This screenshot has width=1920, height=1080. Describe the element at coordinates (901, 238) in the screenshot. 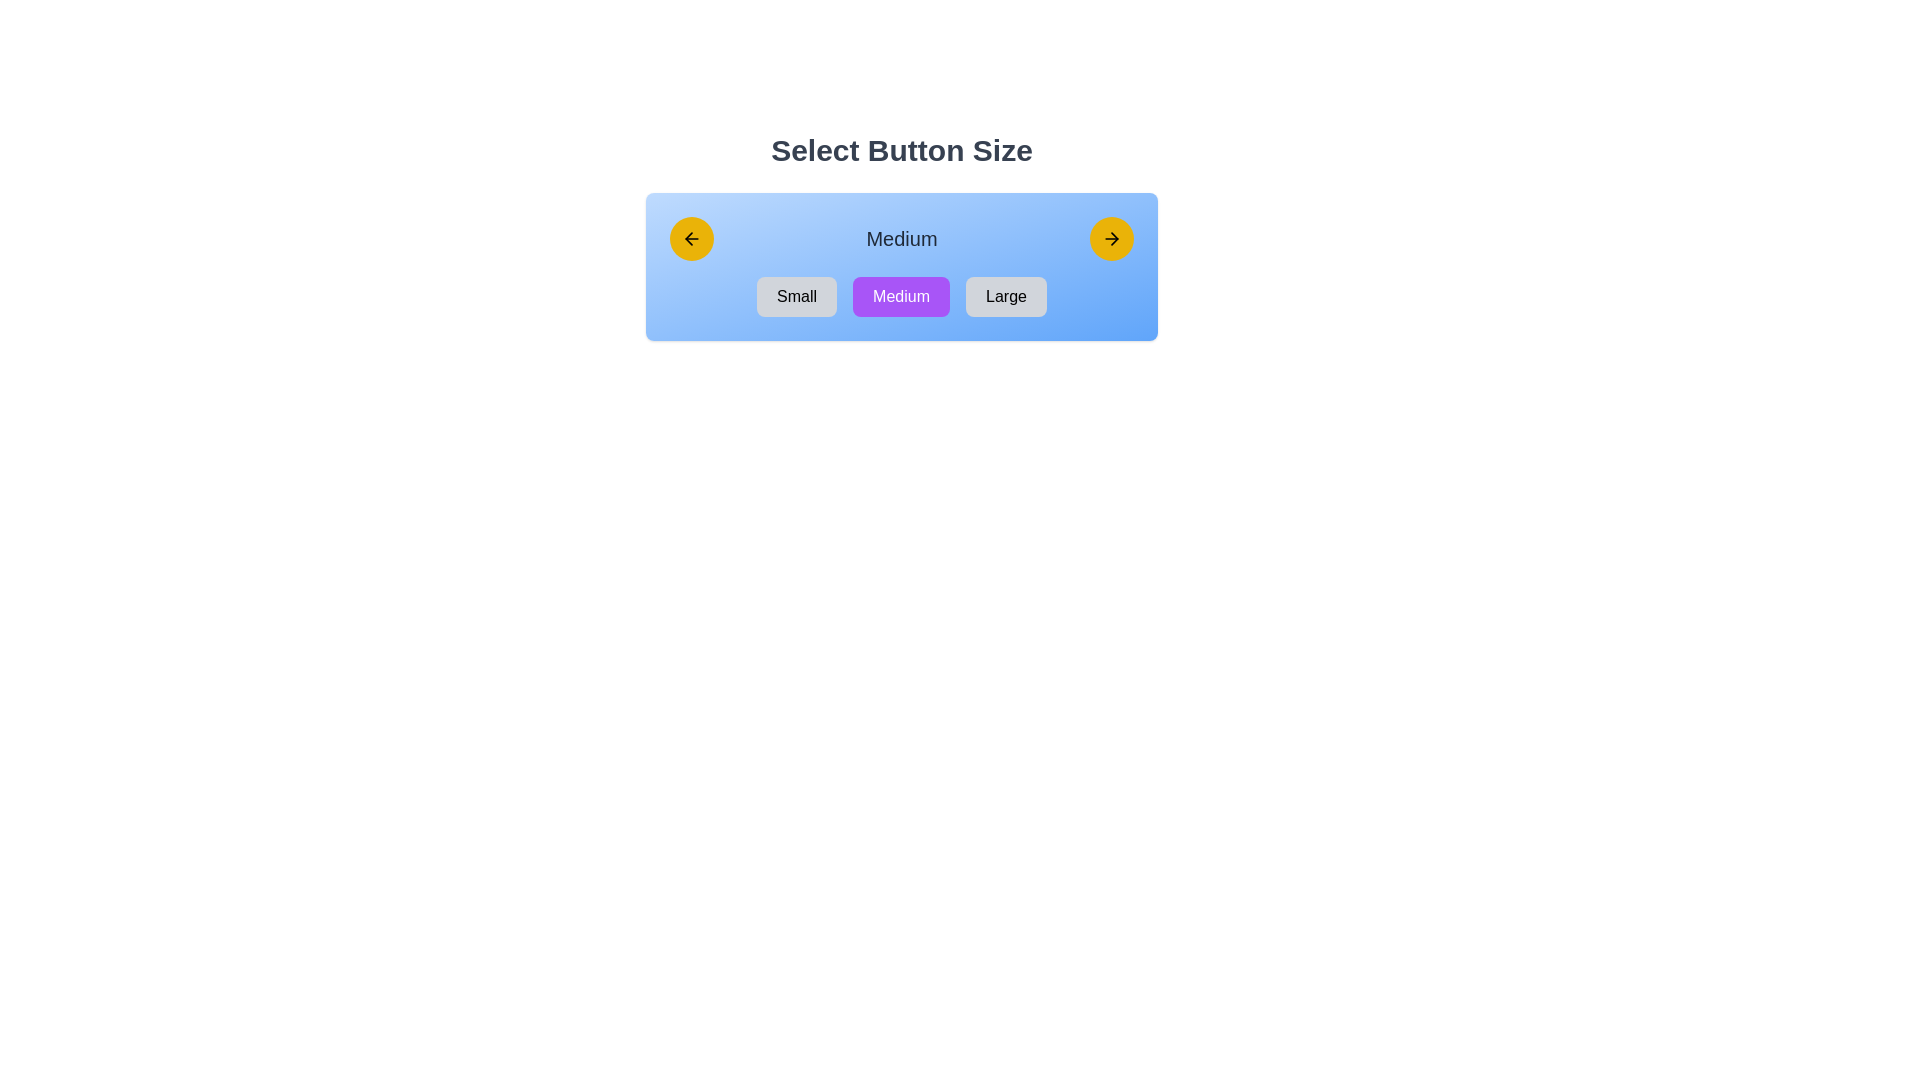

I see `the 'Medium' text label, which is displayed in bold dark gray font on a light blue background, centrally located in a section with navigational elements and buttons` at that location.